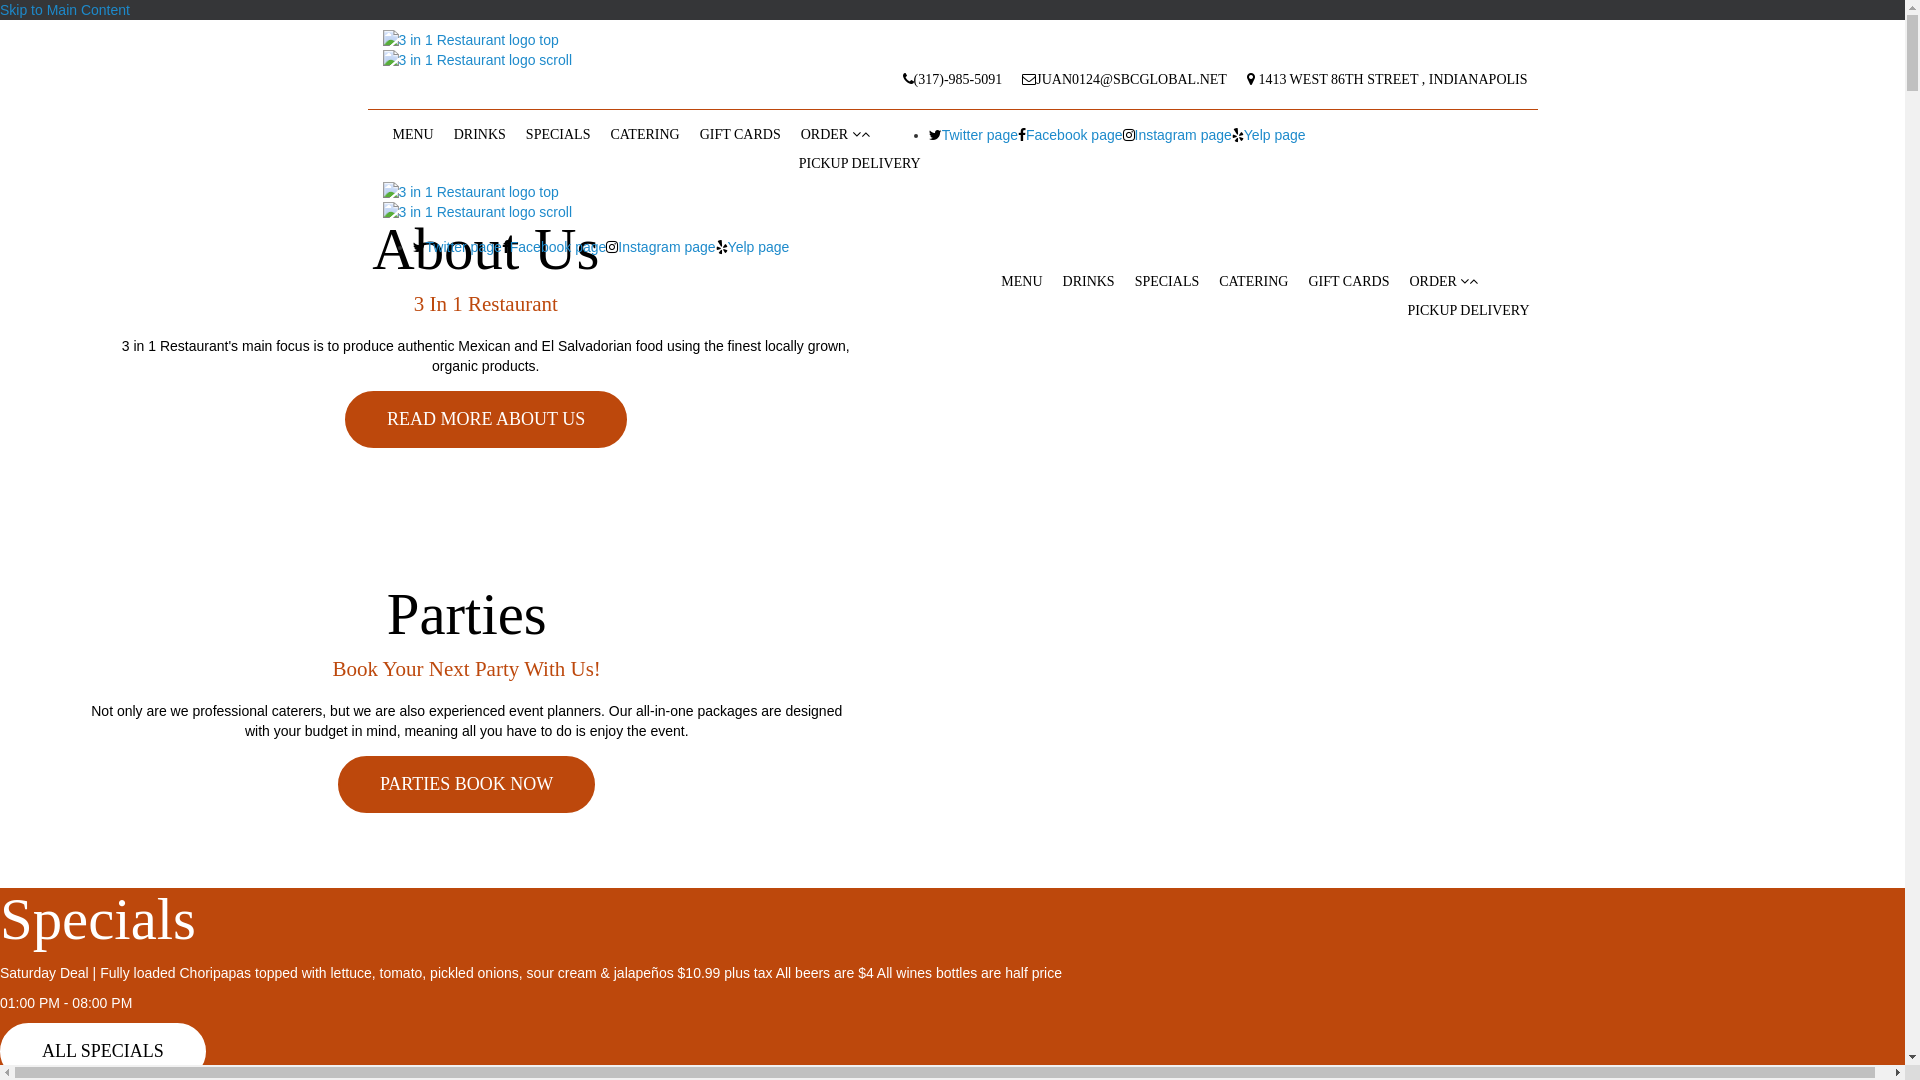  What do you see at coordinates (480, 135) in the screenshot?
I see `'DRINKS'` at bounding box center [480, 135].